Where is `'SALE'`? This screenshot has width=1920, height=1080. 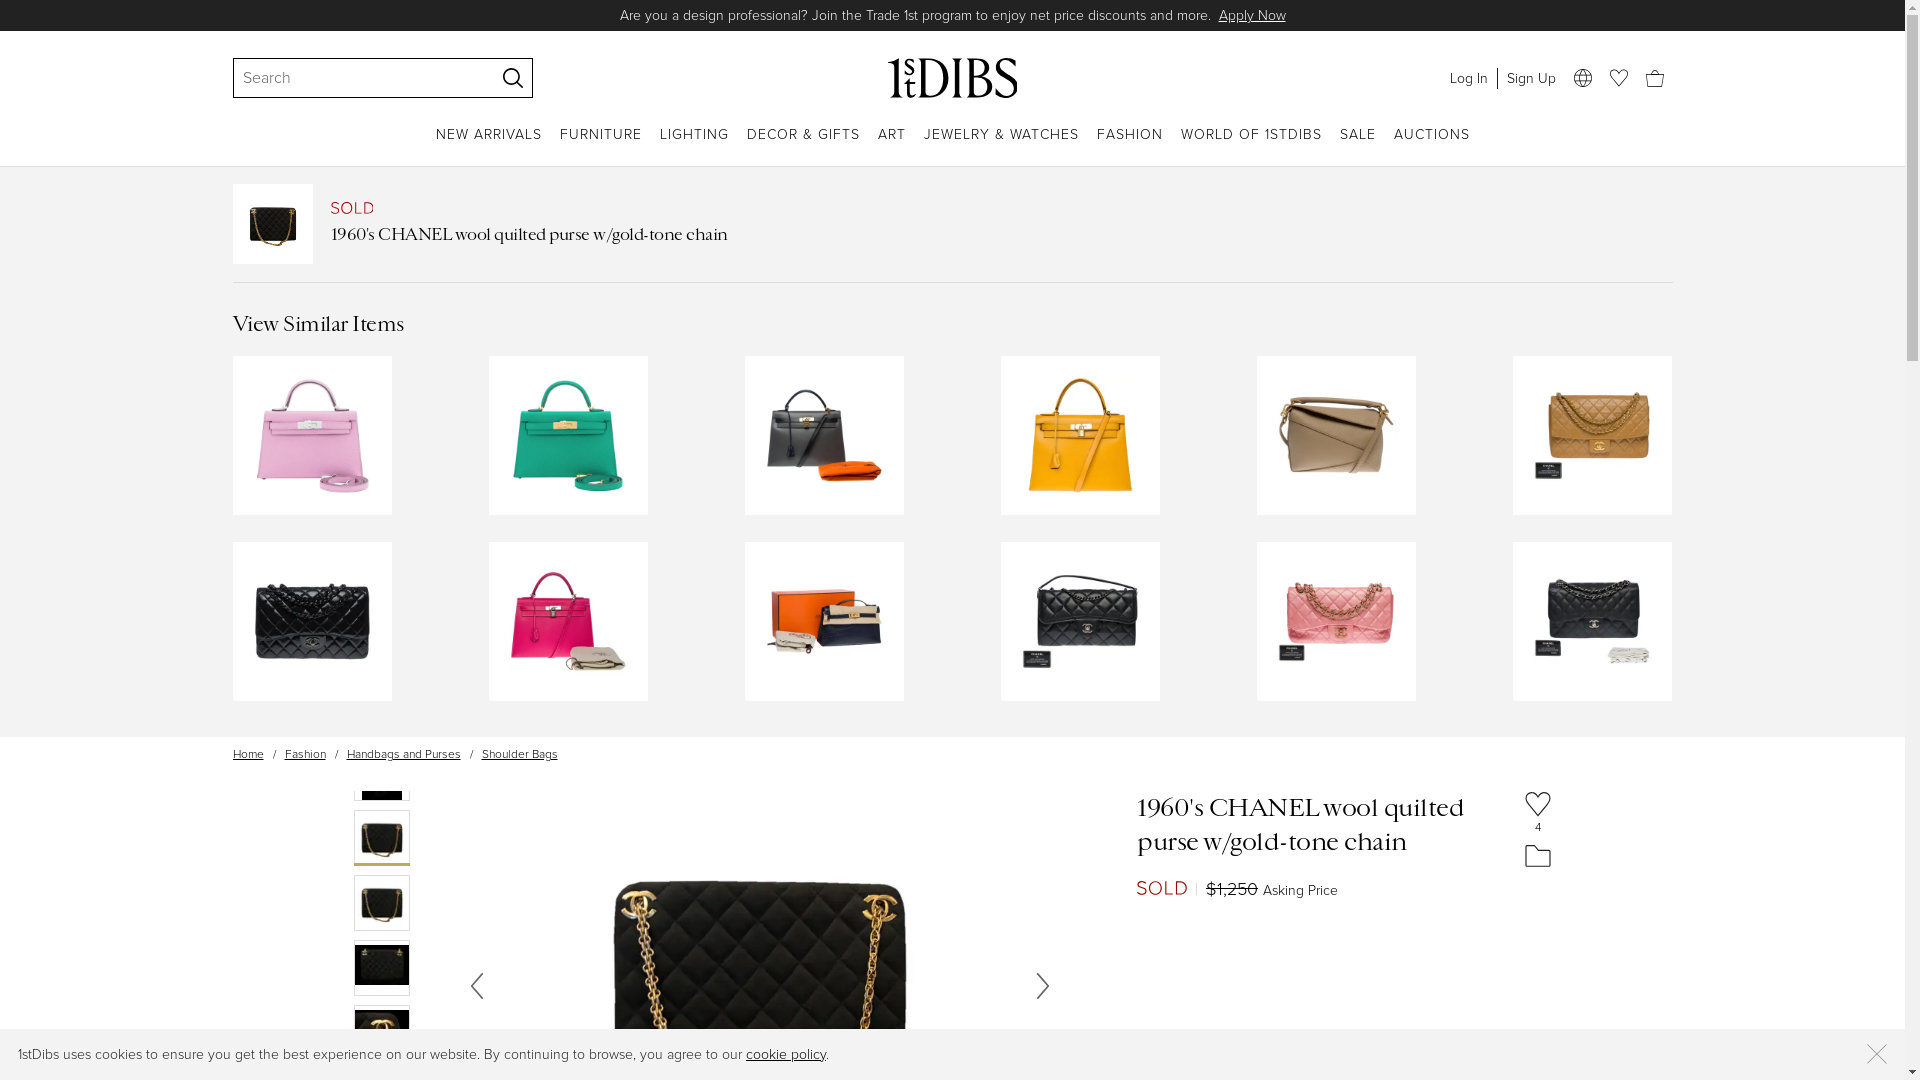 'SALE' is located at coordinates (1339, 144).